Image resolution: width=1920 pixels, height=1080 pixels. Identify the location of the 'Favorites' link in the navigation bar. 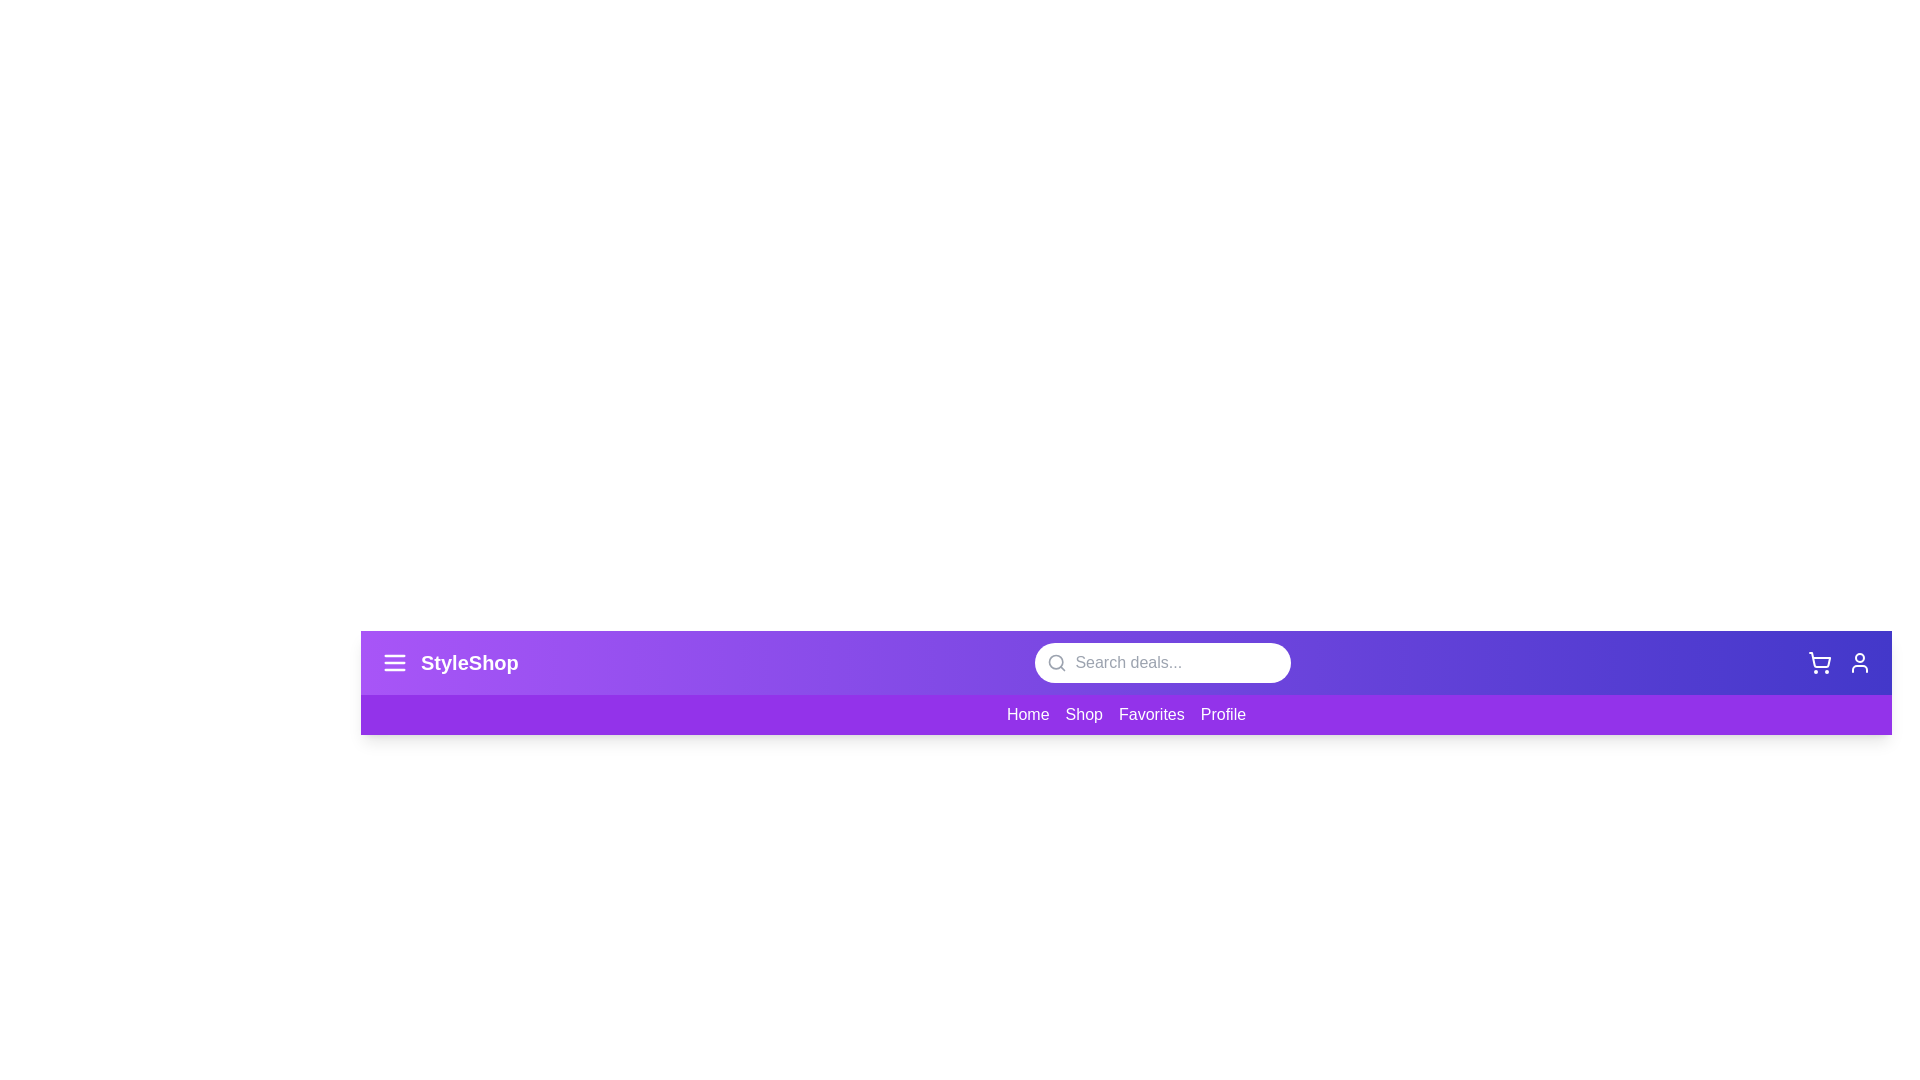
(1151, 712).